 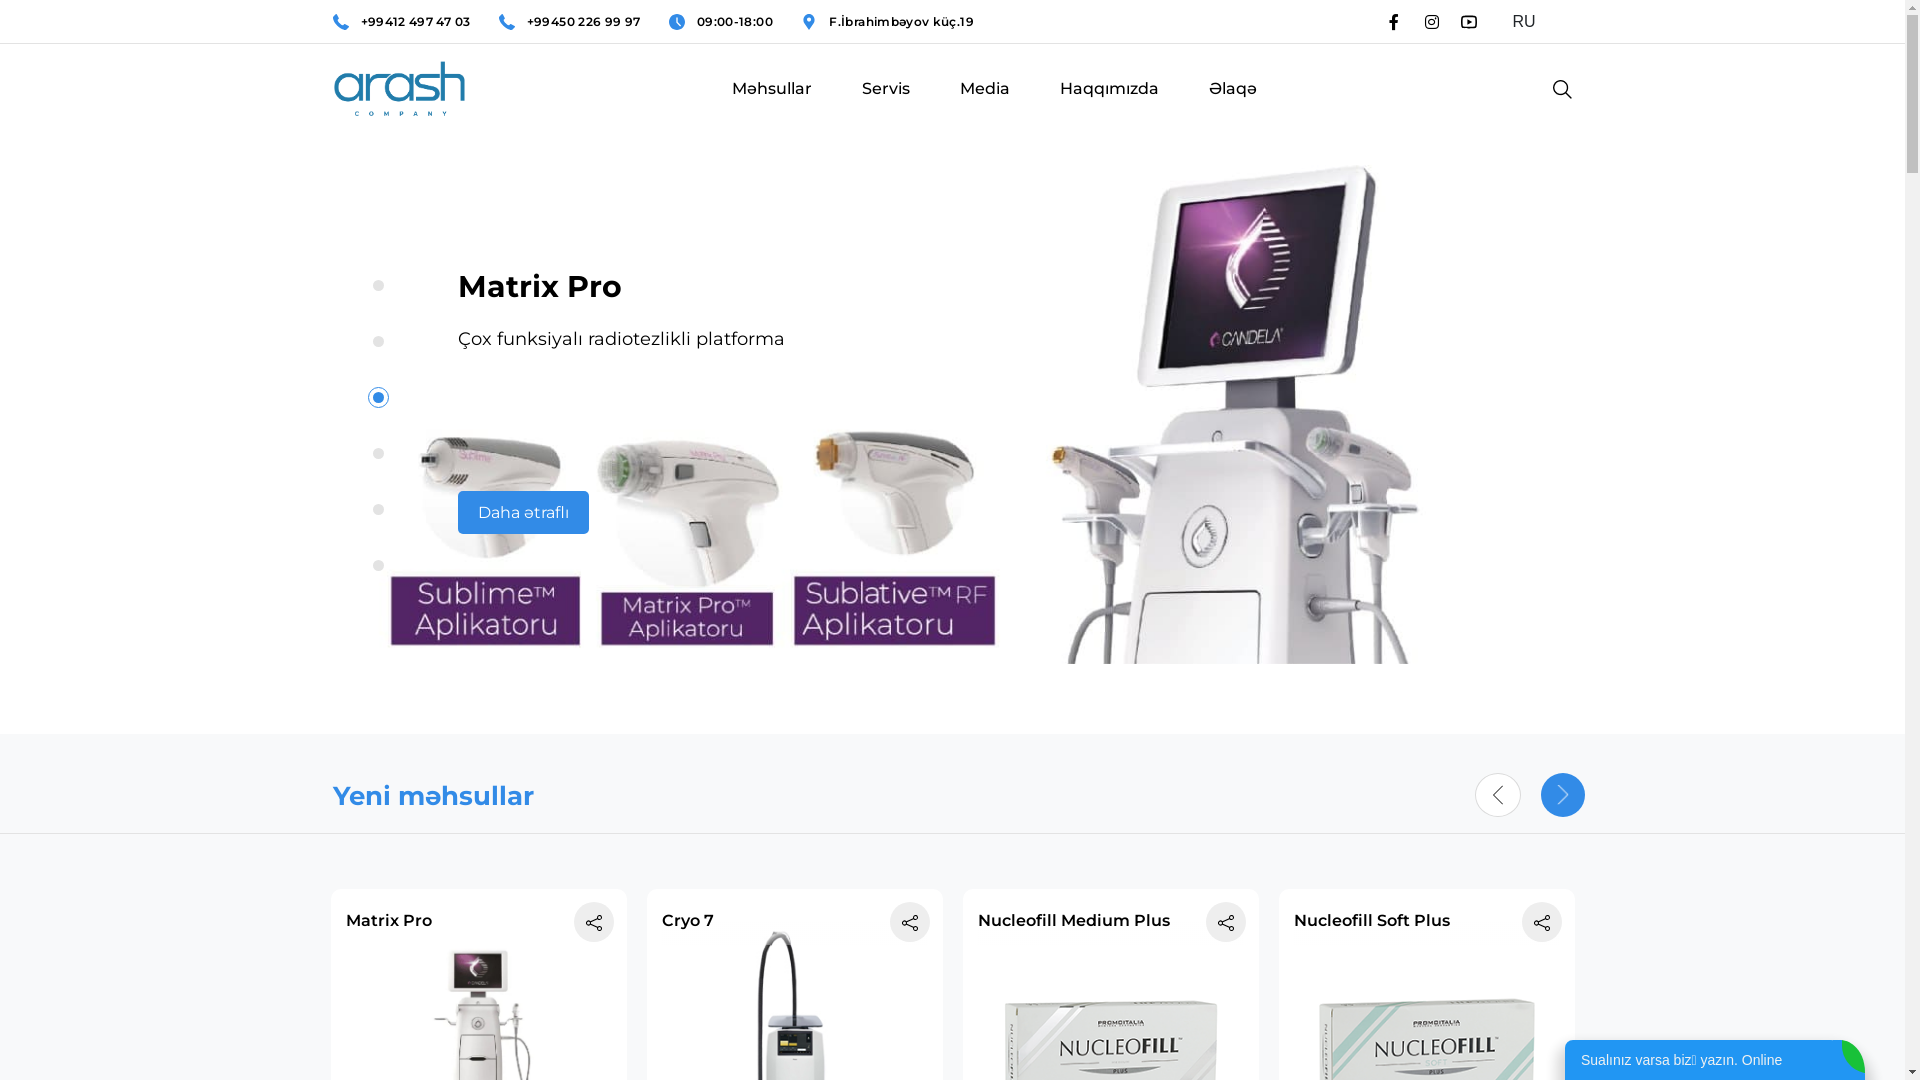 What do you see at coordinates (377, 453) in the screenshot?
I see `'4'` at bounding box center [377, 453].